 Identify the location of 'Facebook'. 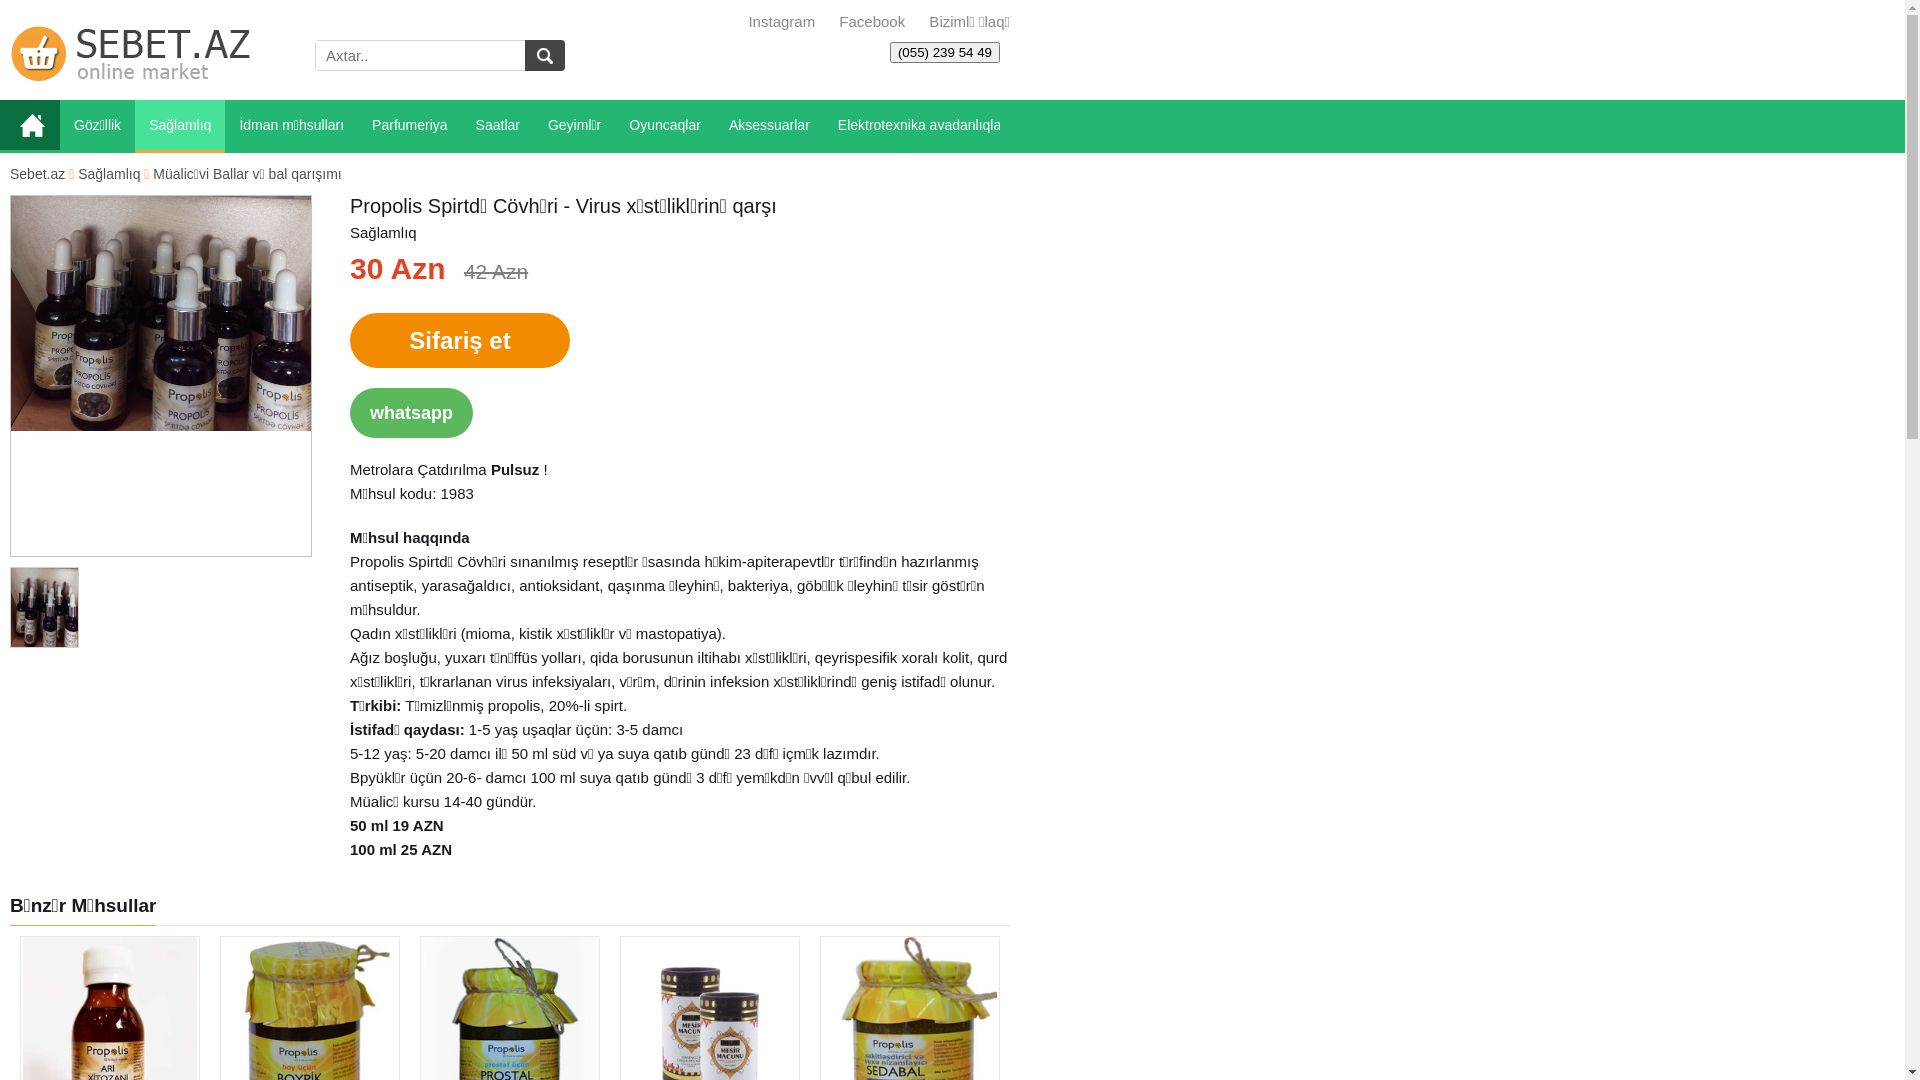
(869, 21).